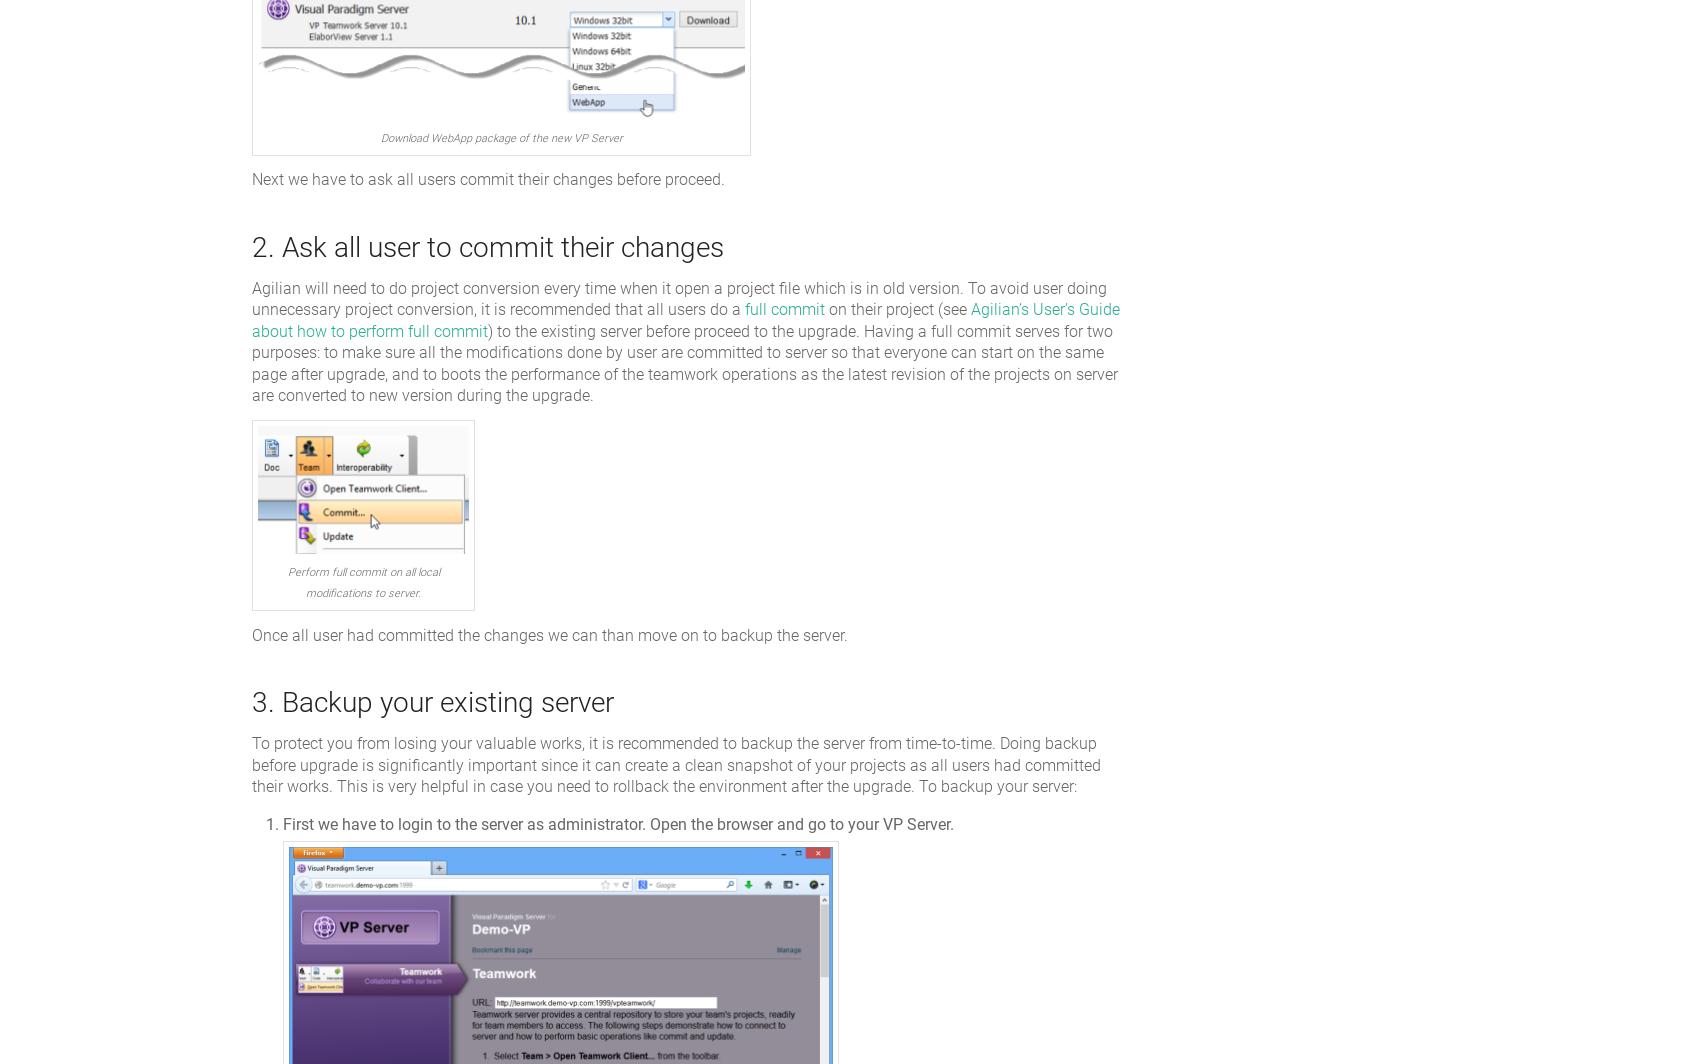 The width and height of the screenshot is (1684, 1064). What do you see at coordinates (686, 320) in the screenshot?
I see `'Agilian’s User’s Guide about how to perform full commit'` at bounding box center [686, 320].